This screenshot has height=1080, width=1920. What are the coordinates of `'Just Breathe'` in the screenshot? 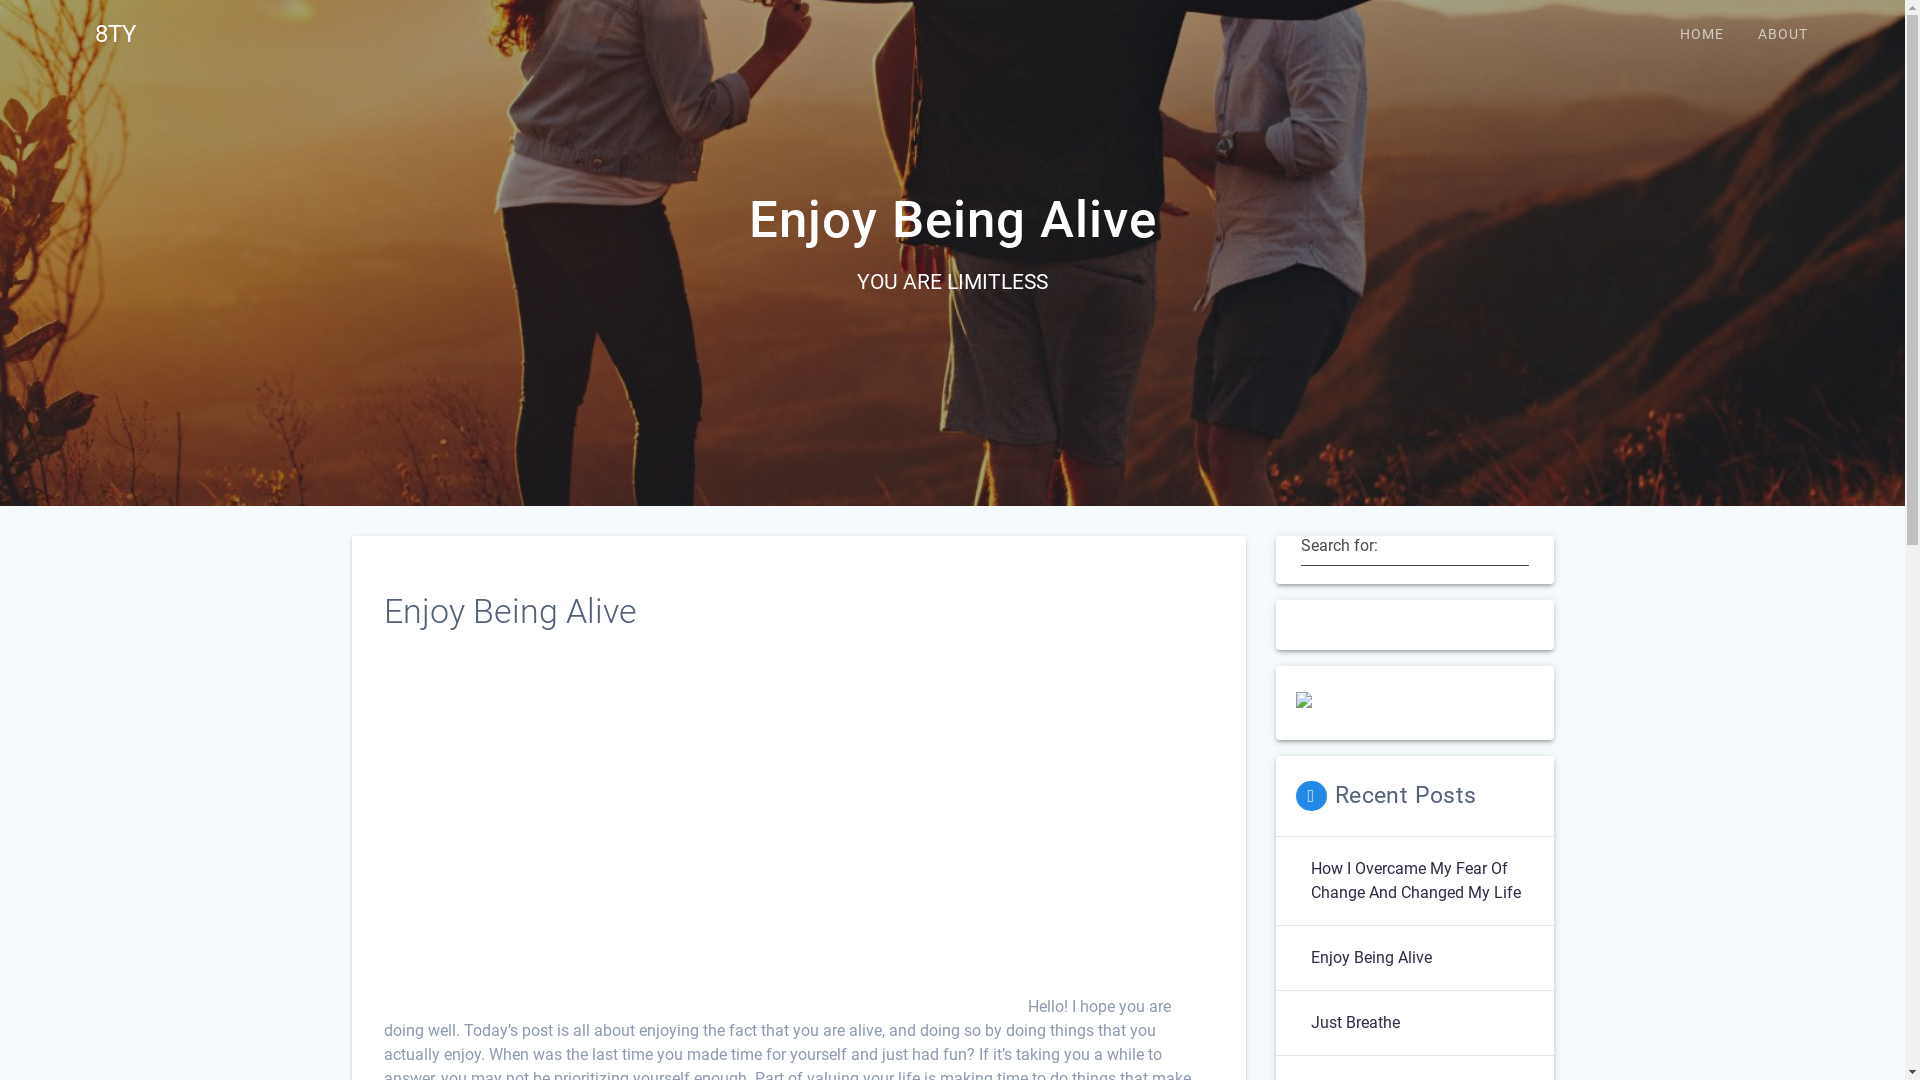 It's located at (1354, 1022).